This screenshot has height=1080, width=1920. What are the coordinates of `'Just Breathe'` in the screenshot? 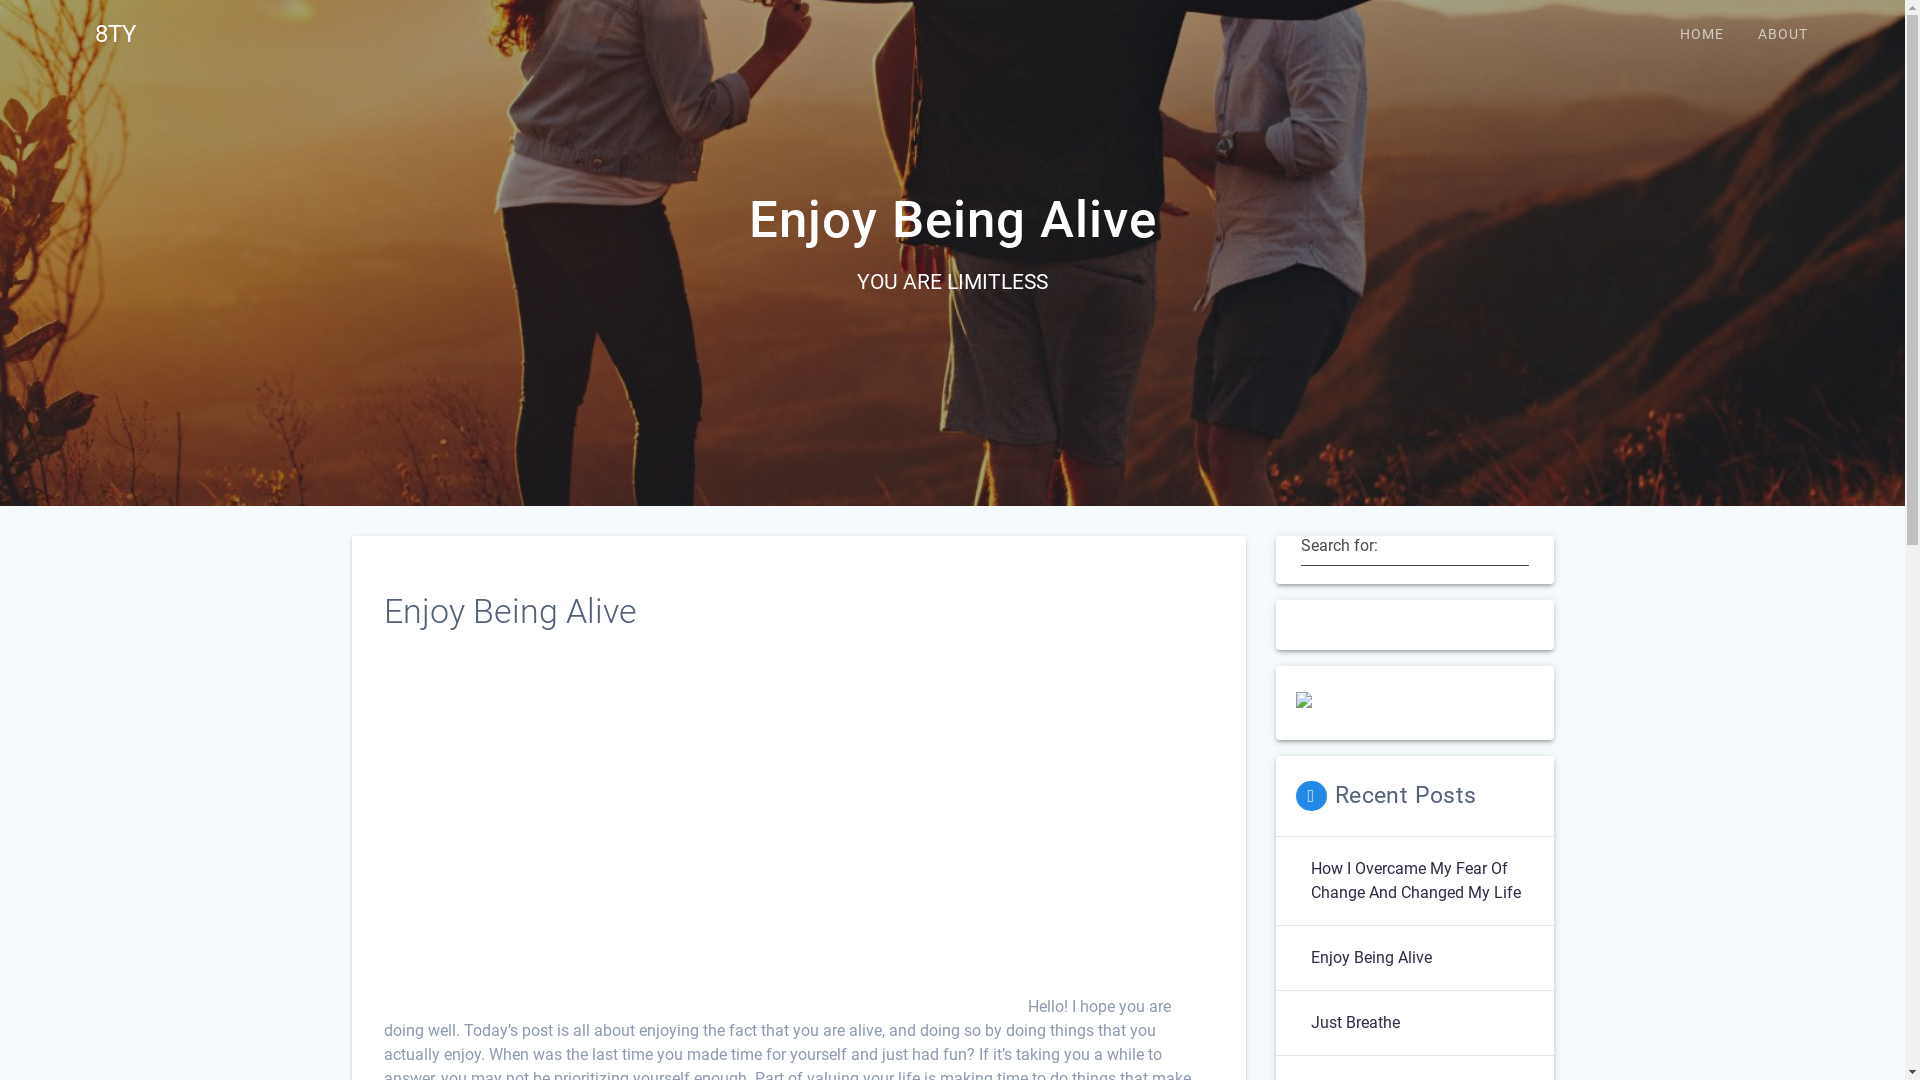 It's located at (1354, 1022).